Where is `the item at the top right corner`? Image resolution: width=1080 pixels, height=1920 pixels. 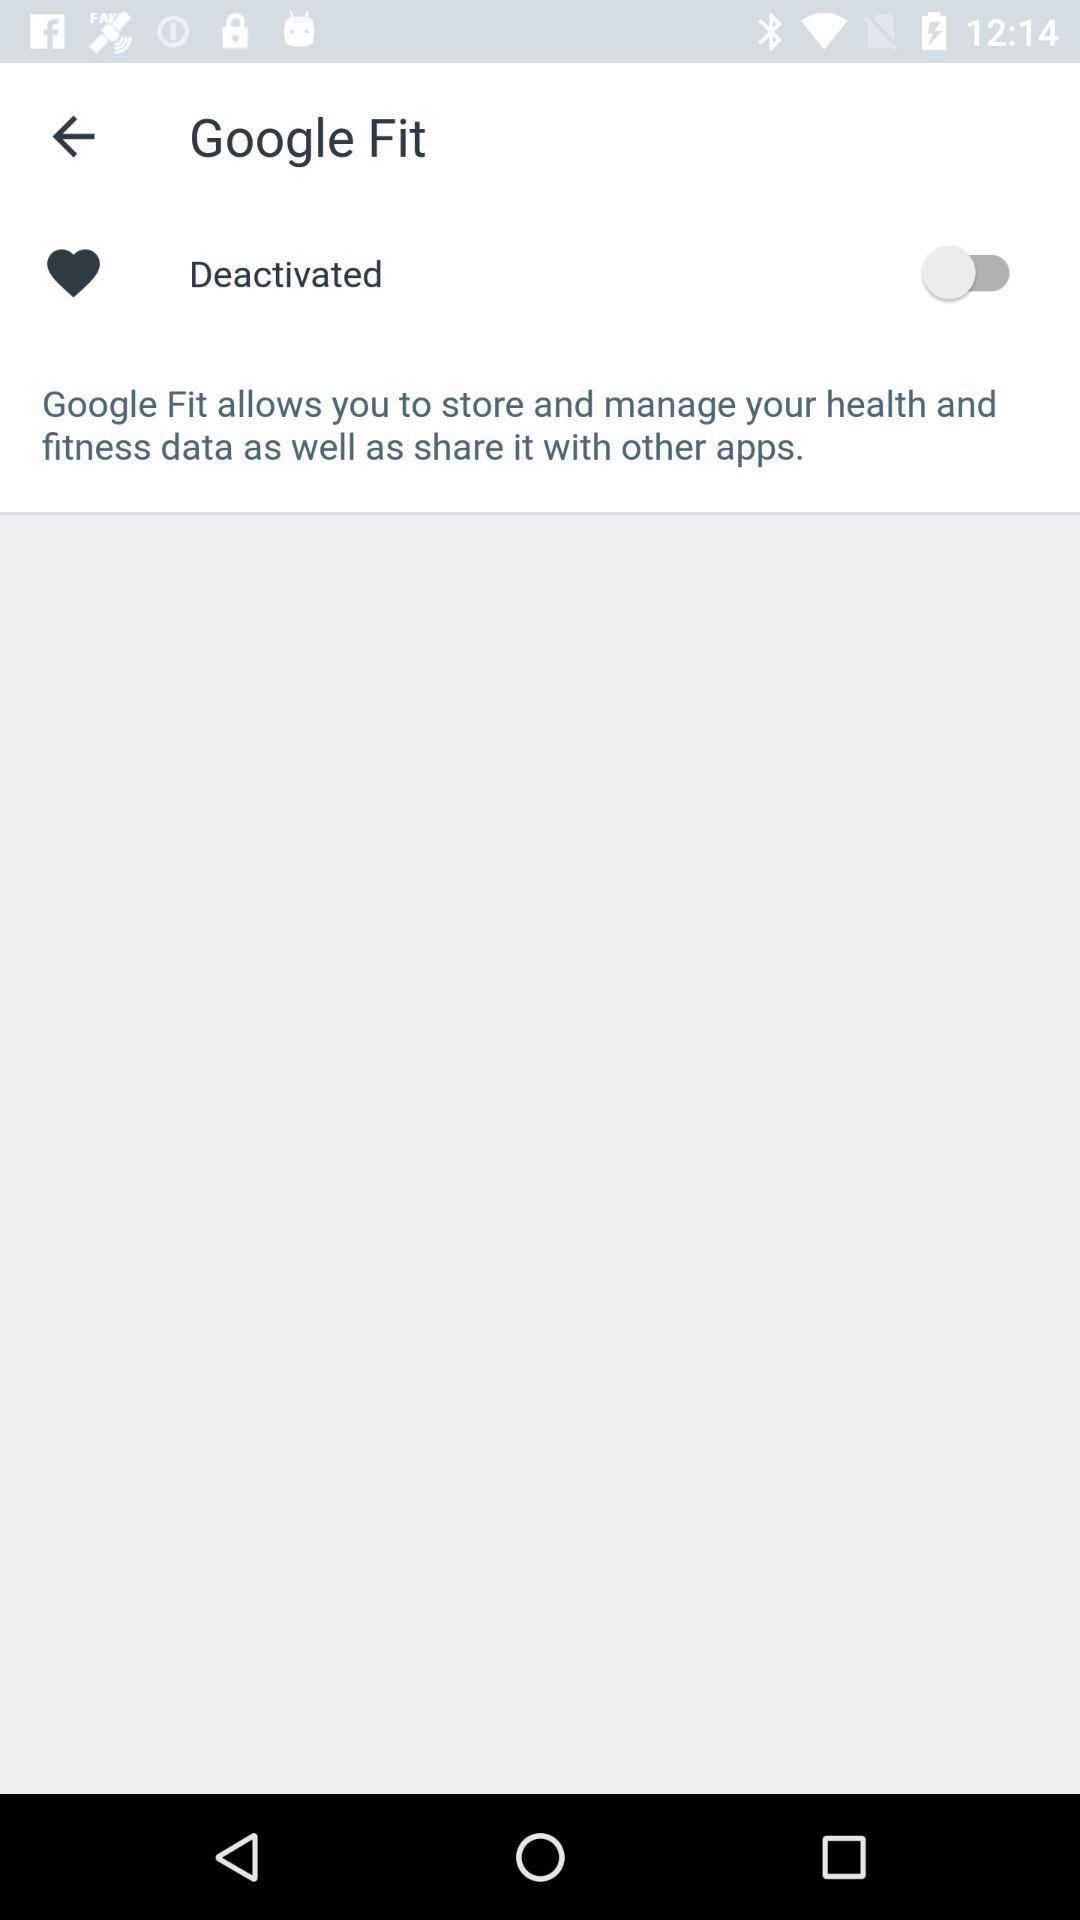
the item at the top right corner is located at coordinates (974, 271).